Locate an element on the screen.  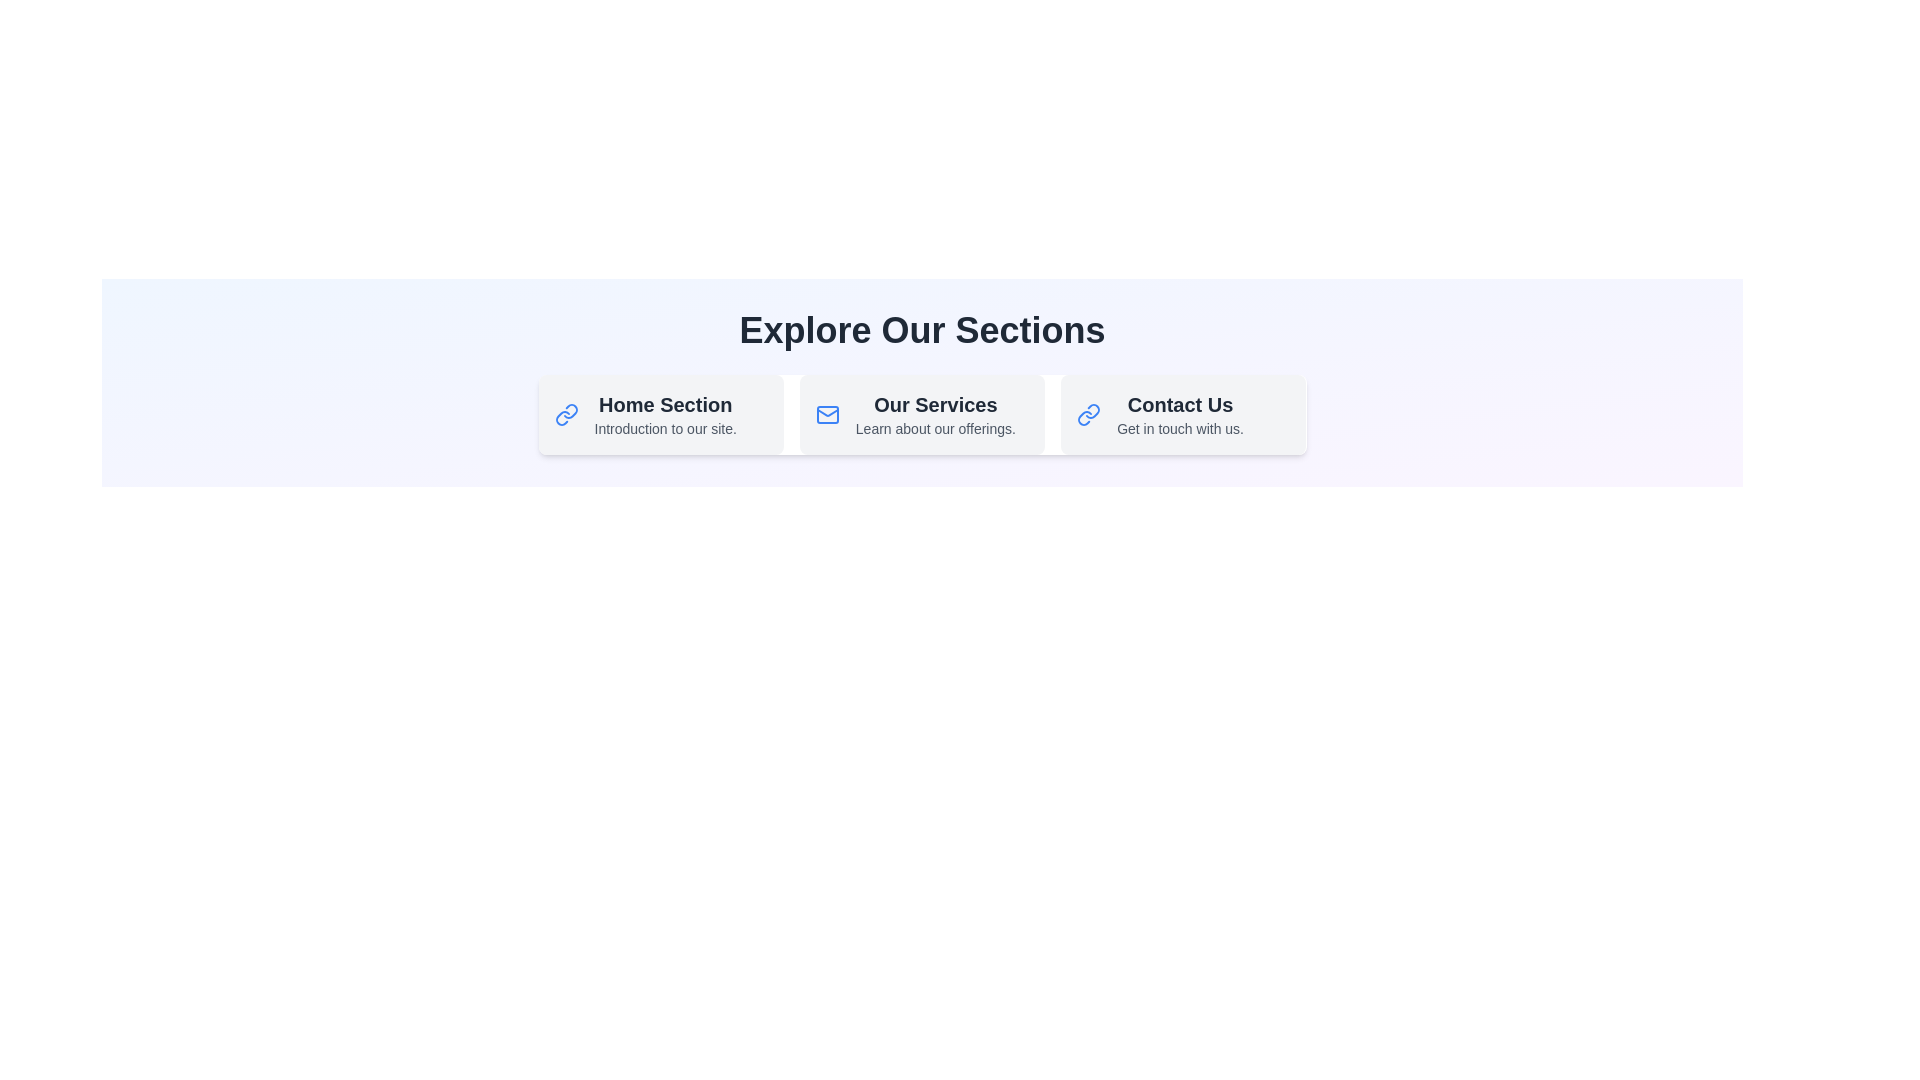
the rectangular shape with rounded corners within the envelope icon in the 'Our Services' section, located in the second column under 'Explore Our Sections' is located at coordinates (827, 414).